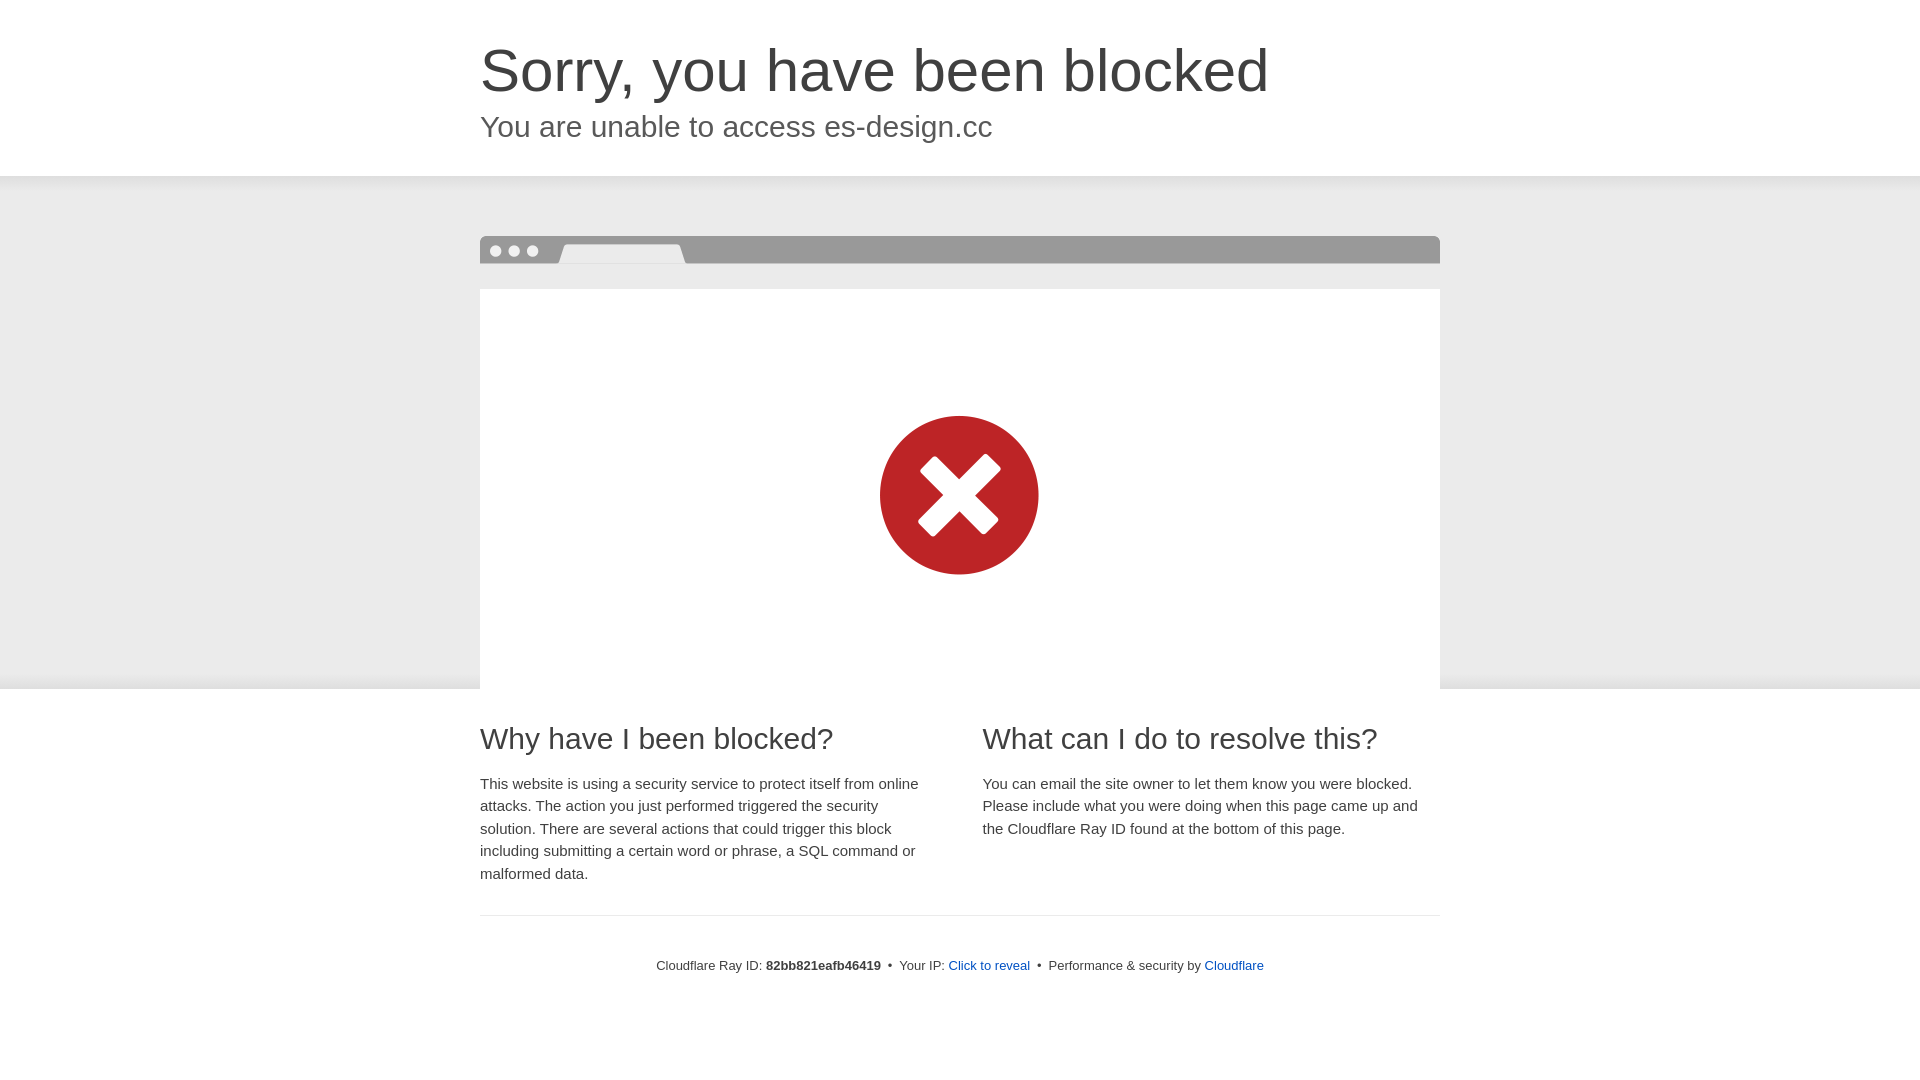 This screenshot has width=1920, height=1080. What do you see at coordinates (1233, 964) in the screenshot?
I see `'Cloudflare'` at bounding box center [1233, 964].